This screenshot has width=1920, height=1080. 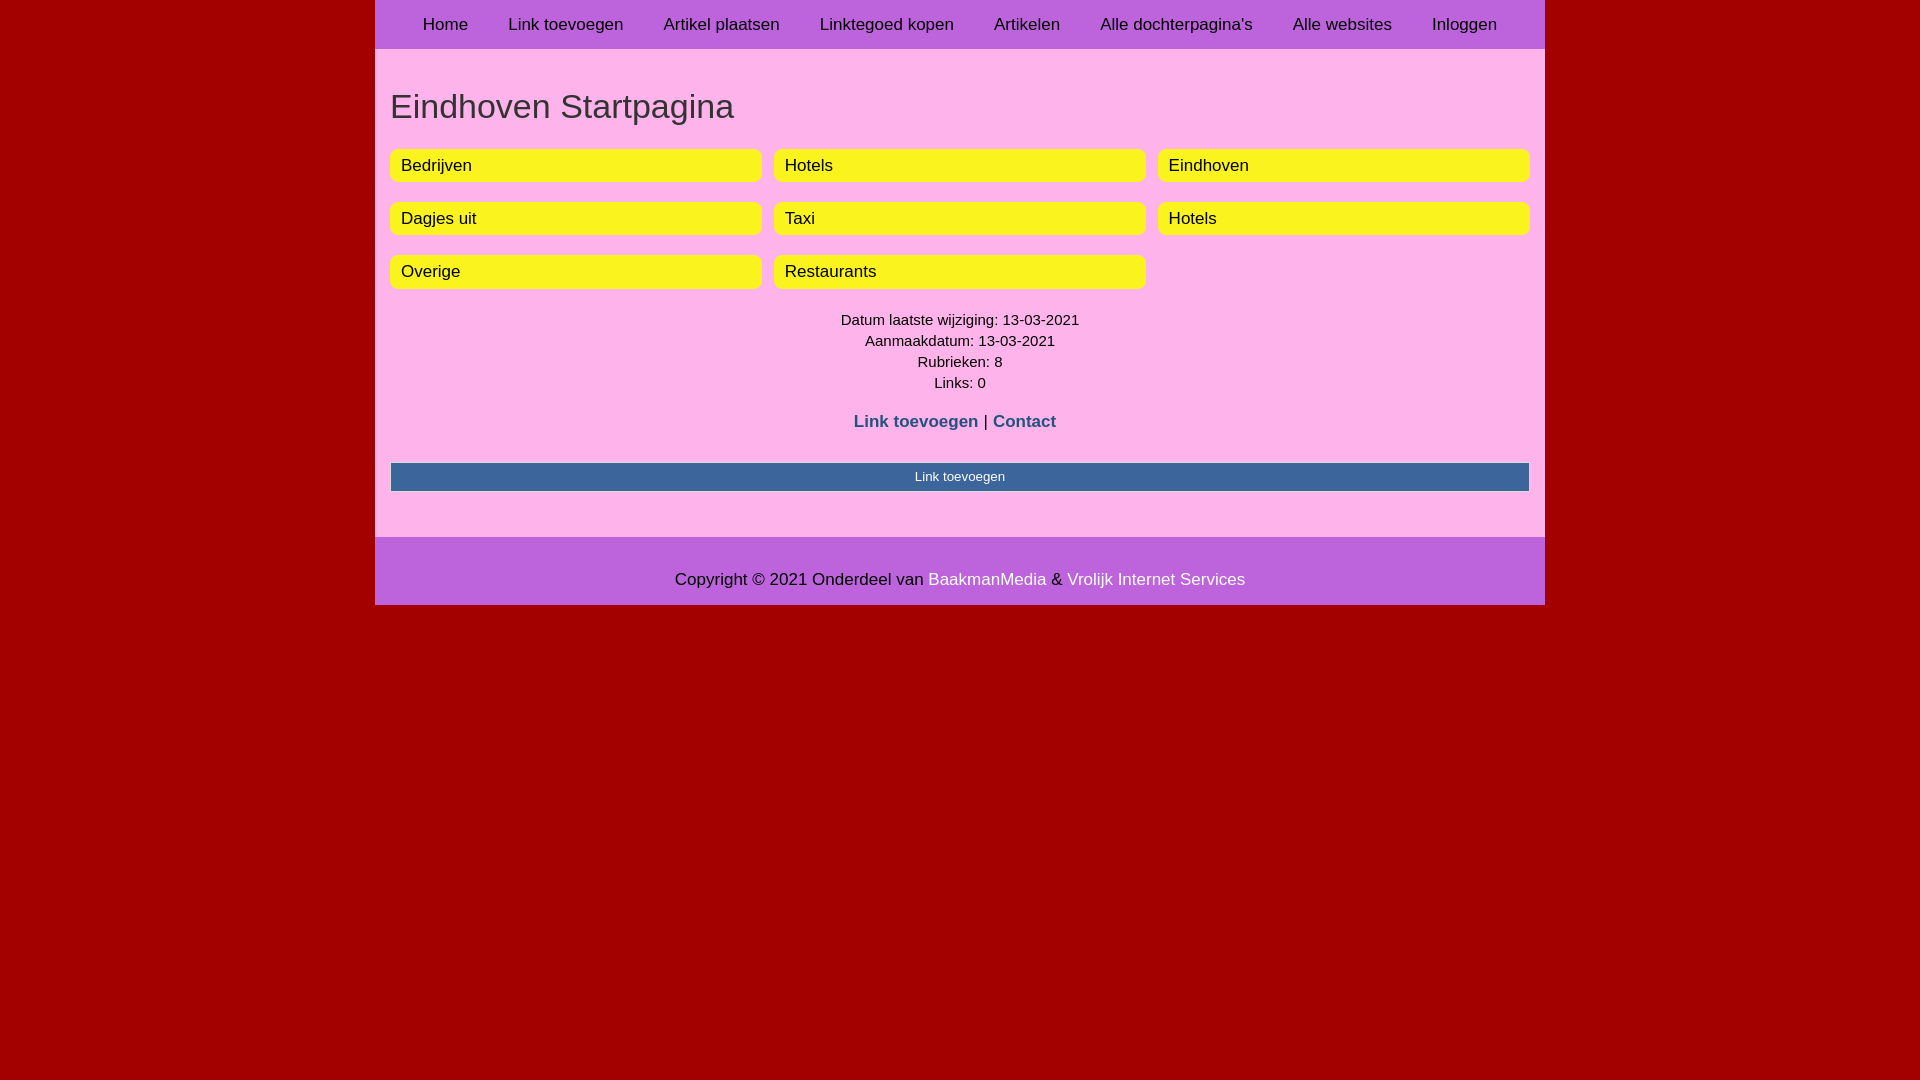 What do you see at coordinates (1464, 24) in the screenshot?
I see `'Inloggen'` at bounding box center [1464, 24].